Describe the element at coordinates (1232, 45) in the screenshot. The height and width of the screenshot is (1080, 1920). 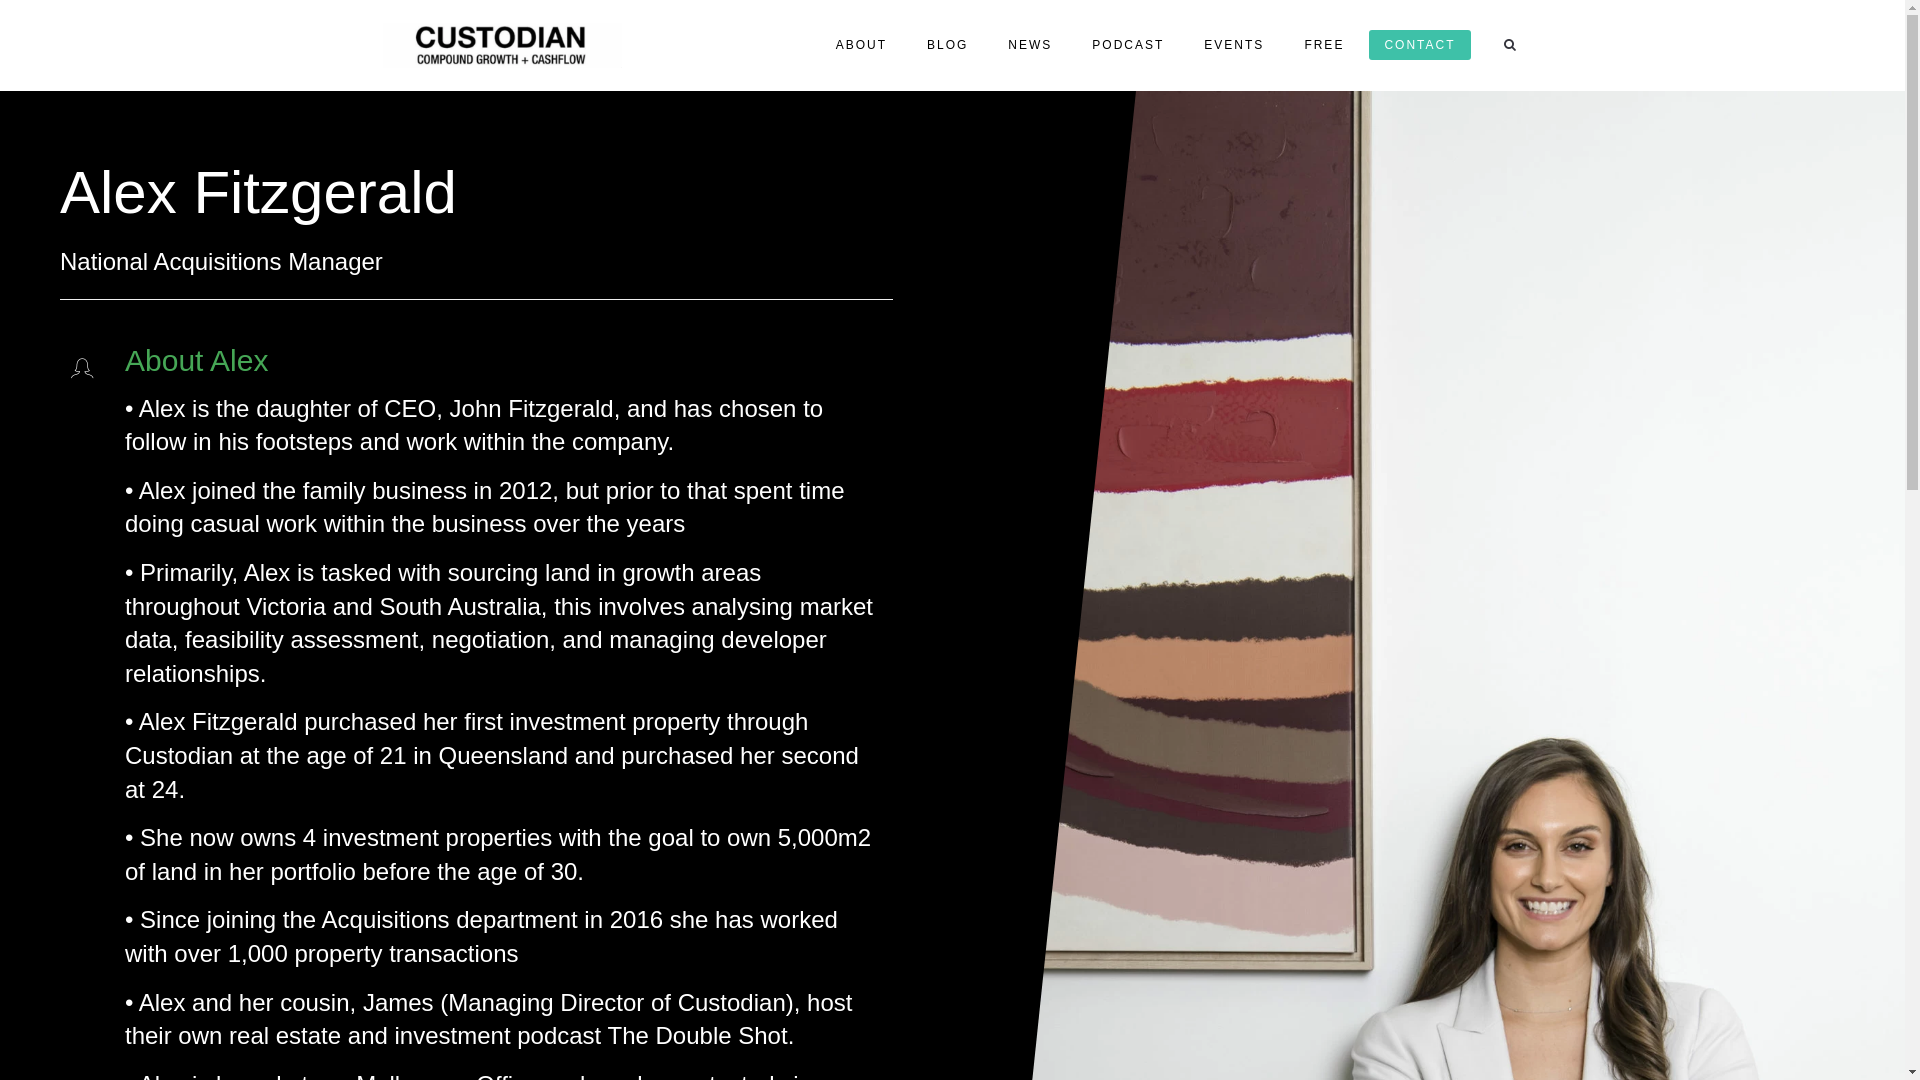
I see `'EVENTS'` at that location.